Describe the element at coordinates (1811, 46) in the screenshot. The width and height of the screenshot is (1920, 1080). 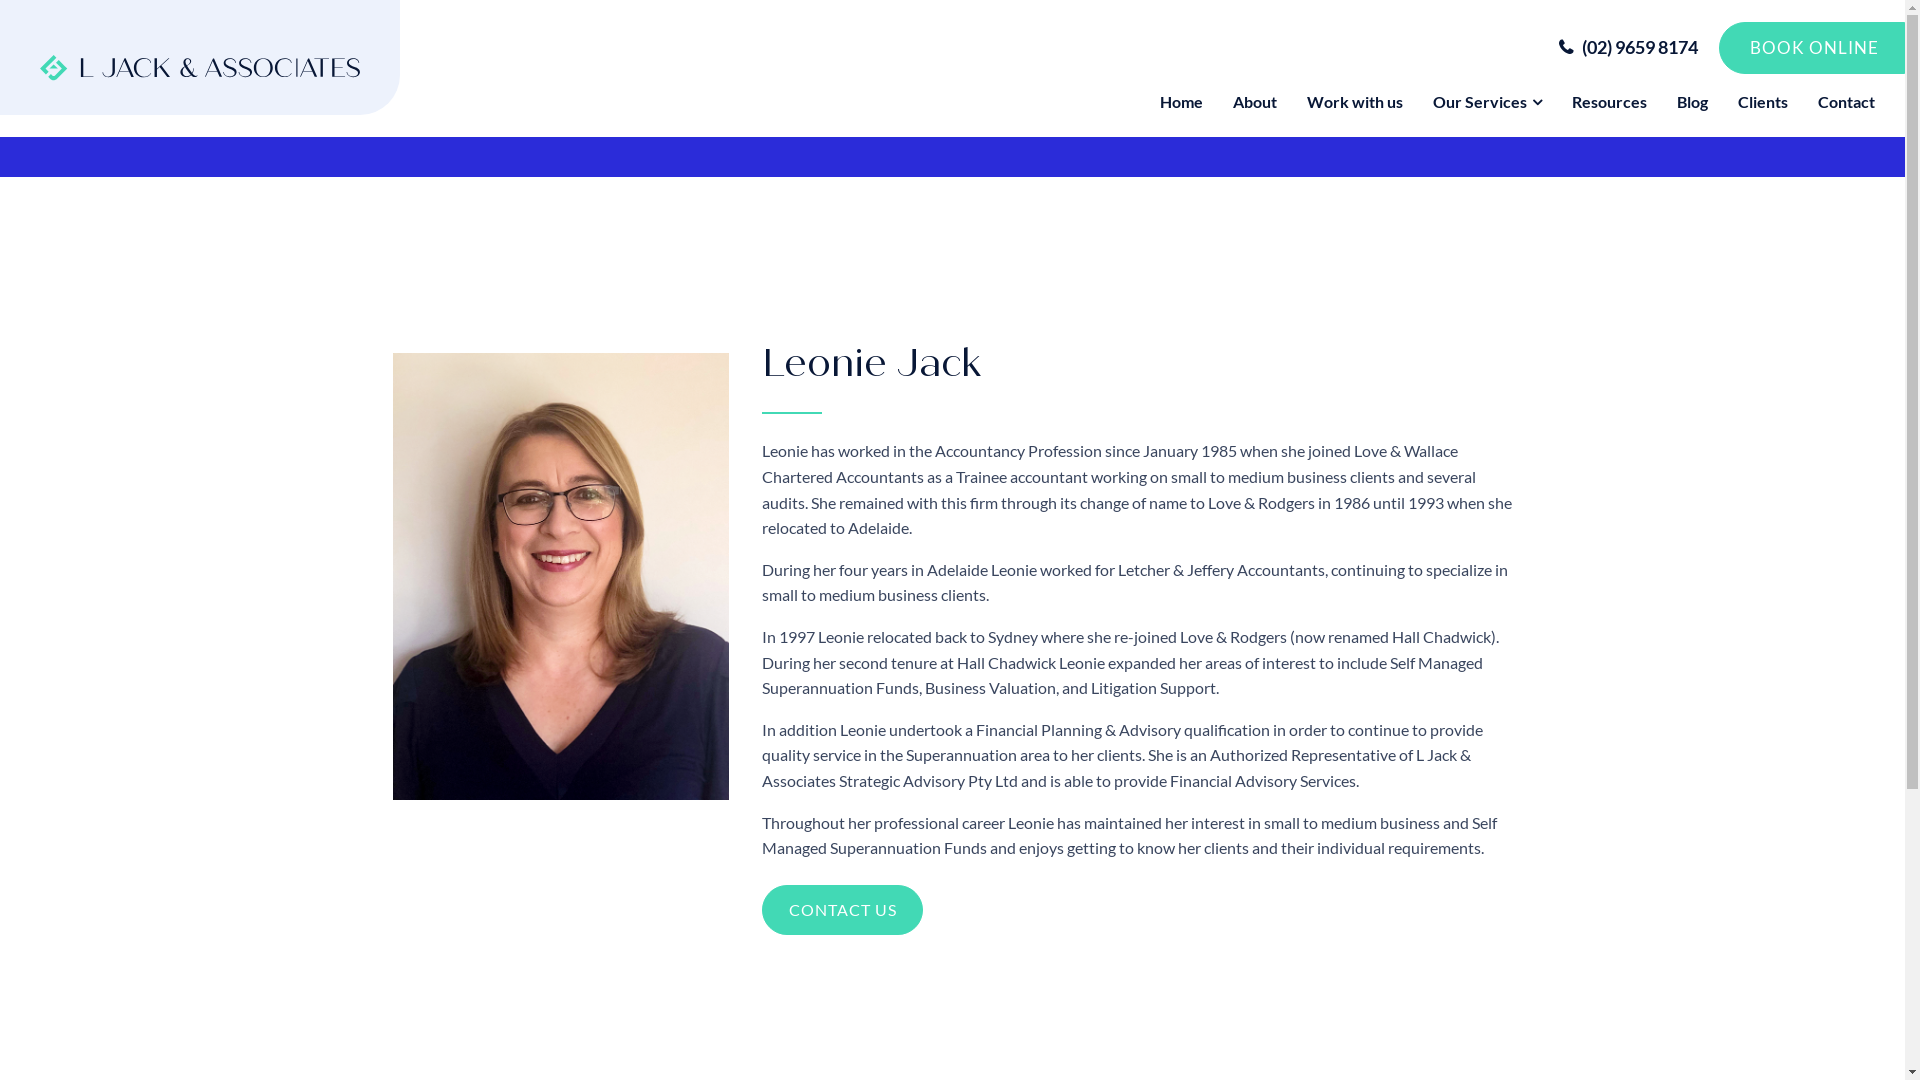
I see `'BOOK ONLINE'` at that location.